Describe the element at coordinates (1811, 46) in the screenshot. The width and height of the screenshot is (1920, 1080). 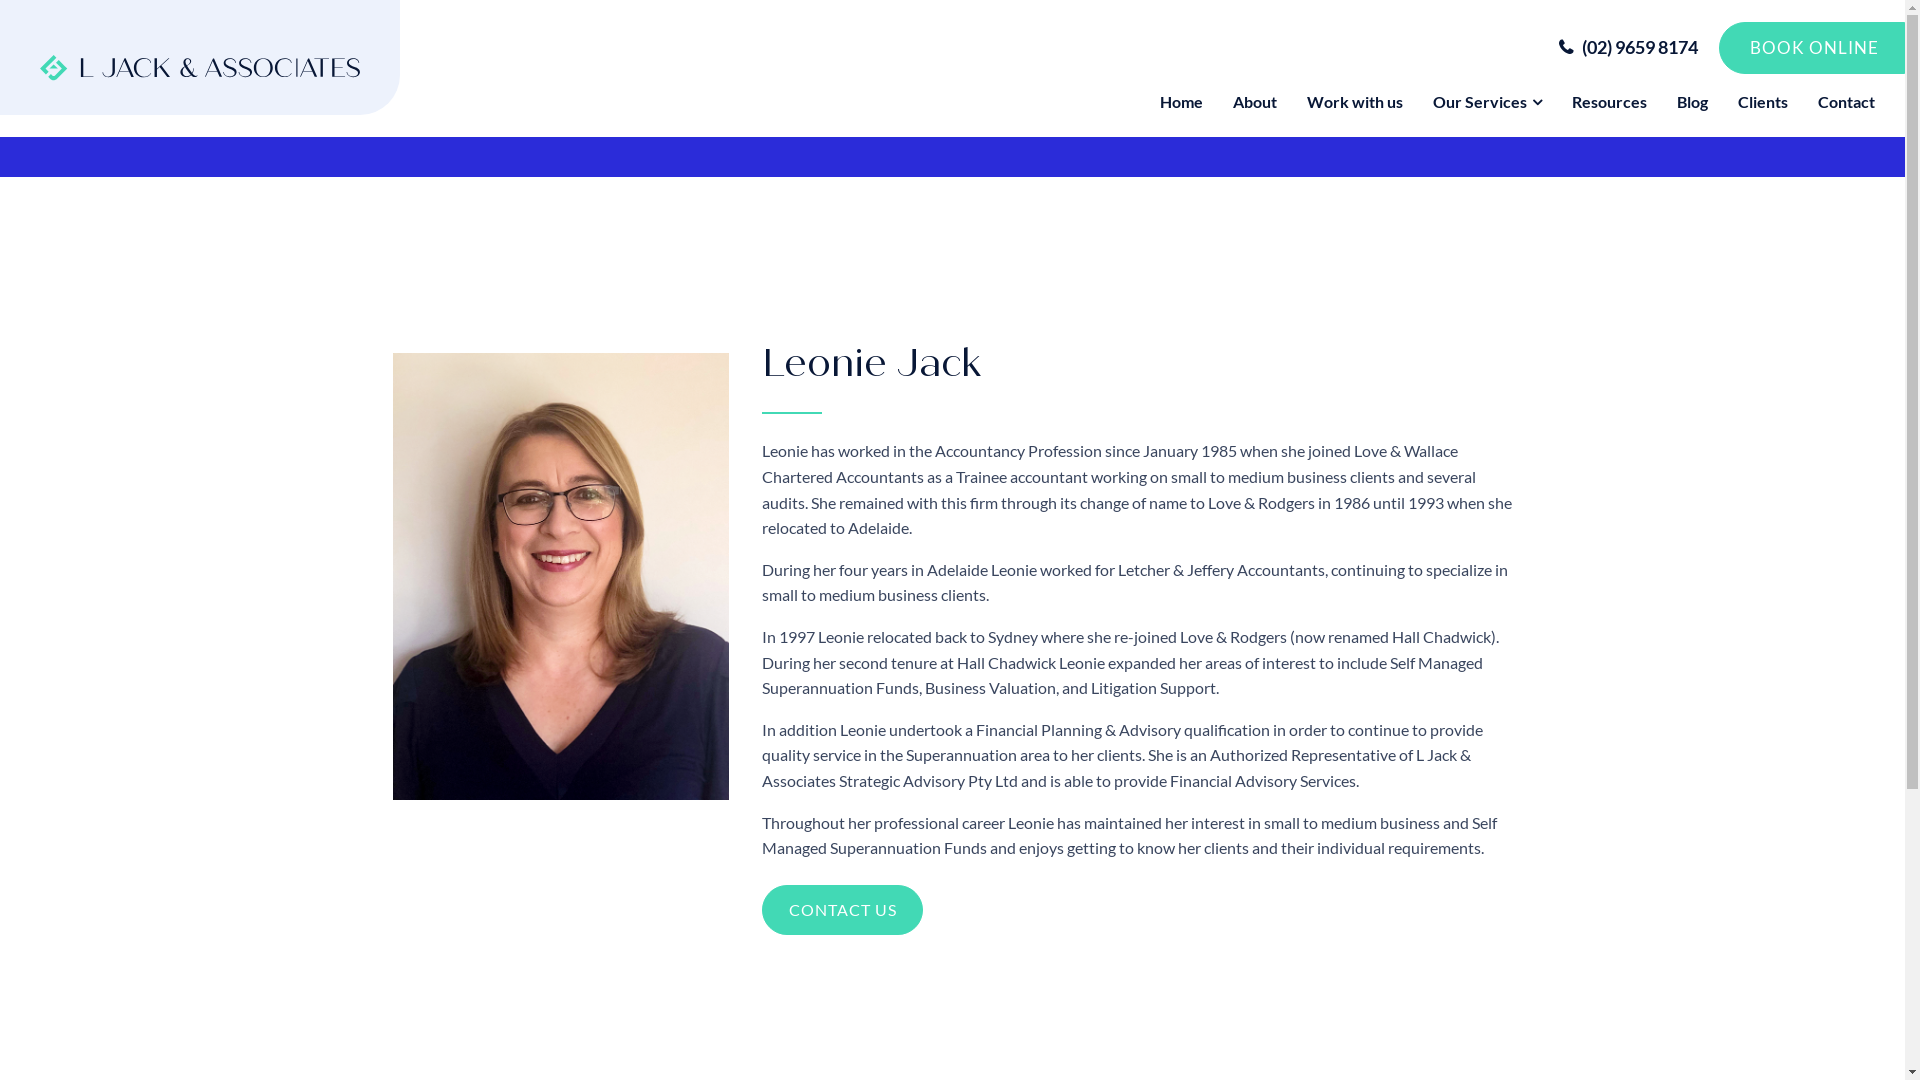
I see `'BOOK ONLINE'` at that location.